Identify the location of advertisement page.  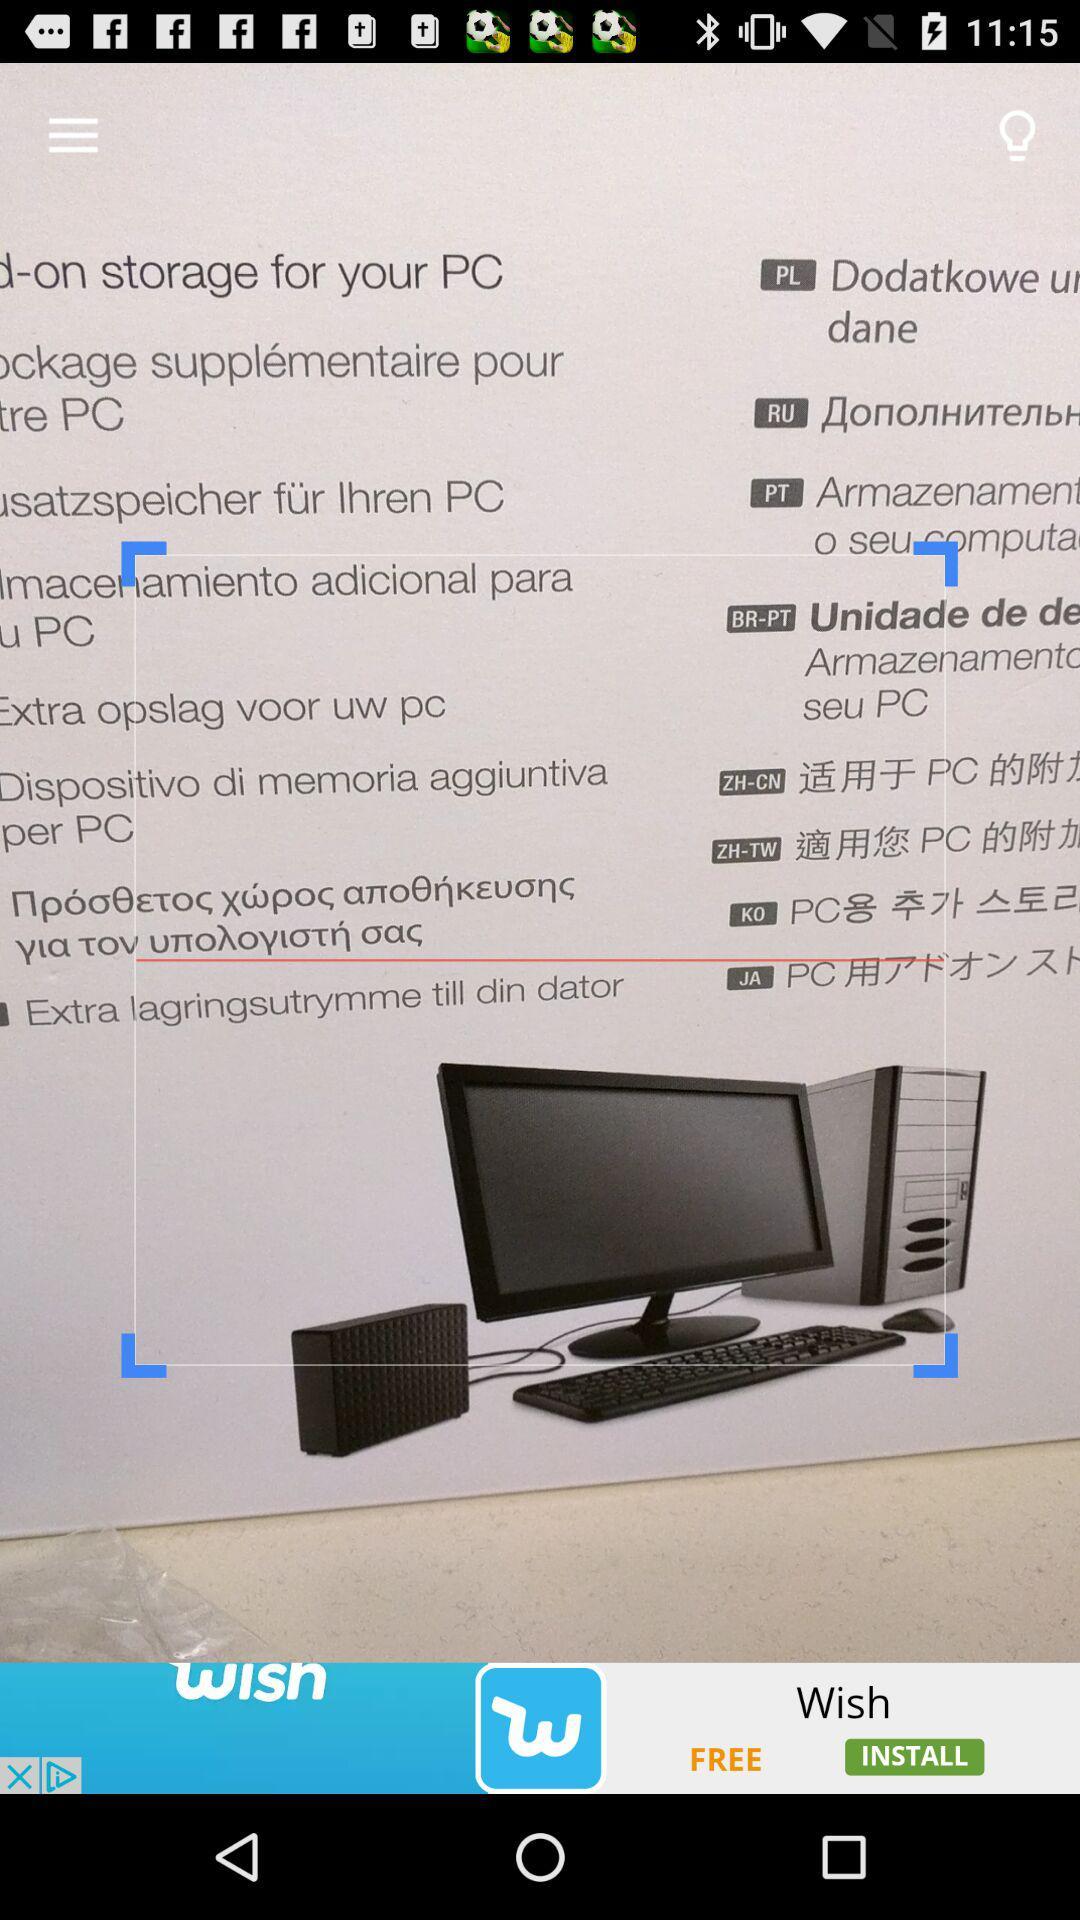
(540, 1727).